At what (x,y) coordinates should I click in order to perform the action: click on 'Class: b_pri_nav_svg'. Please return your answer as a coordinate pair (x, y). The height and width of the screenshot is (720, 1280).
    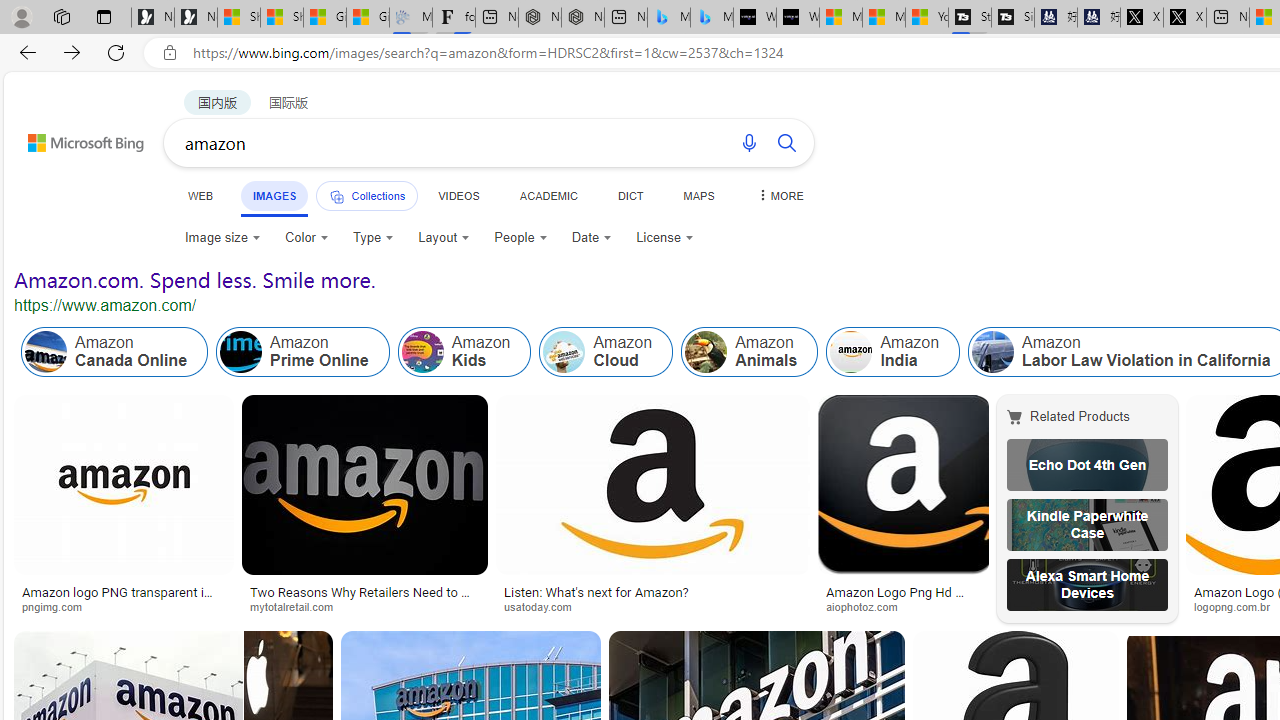
    Looking at the image, I should click on (337, 197).